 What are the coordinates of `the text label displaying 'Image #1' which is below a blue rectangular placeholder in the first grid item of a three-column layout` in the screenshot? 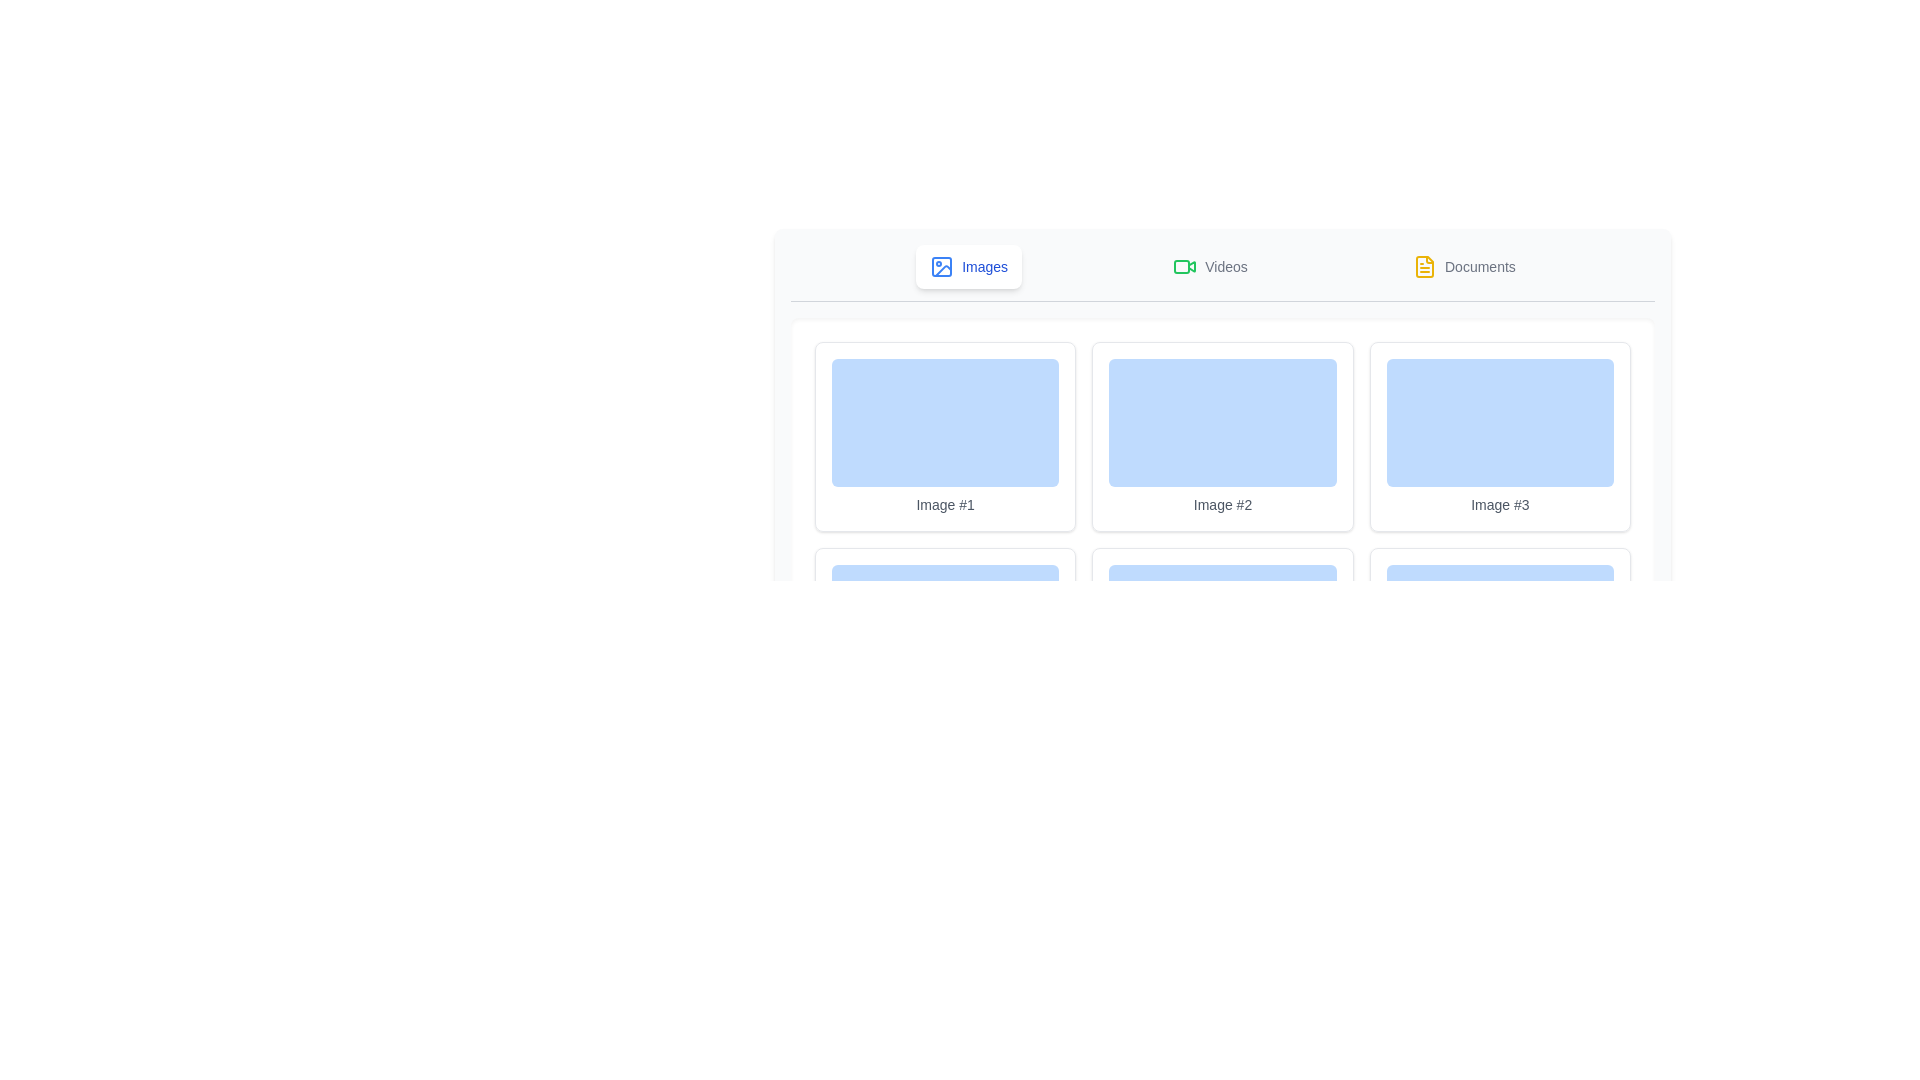 It's located at (944, 504).